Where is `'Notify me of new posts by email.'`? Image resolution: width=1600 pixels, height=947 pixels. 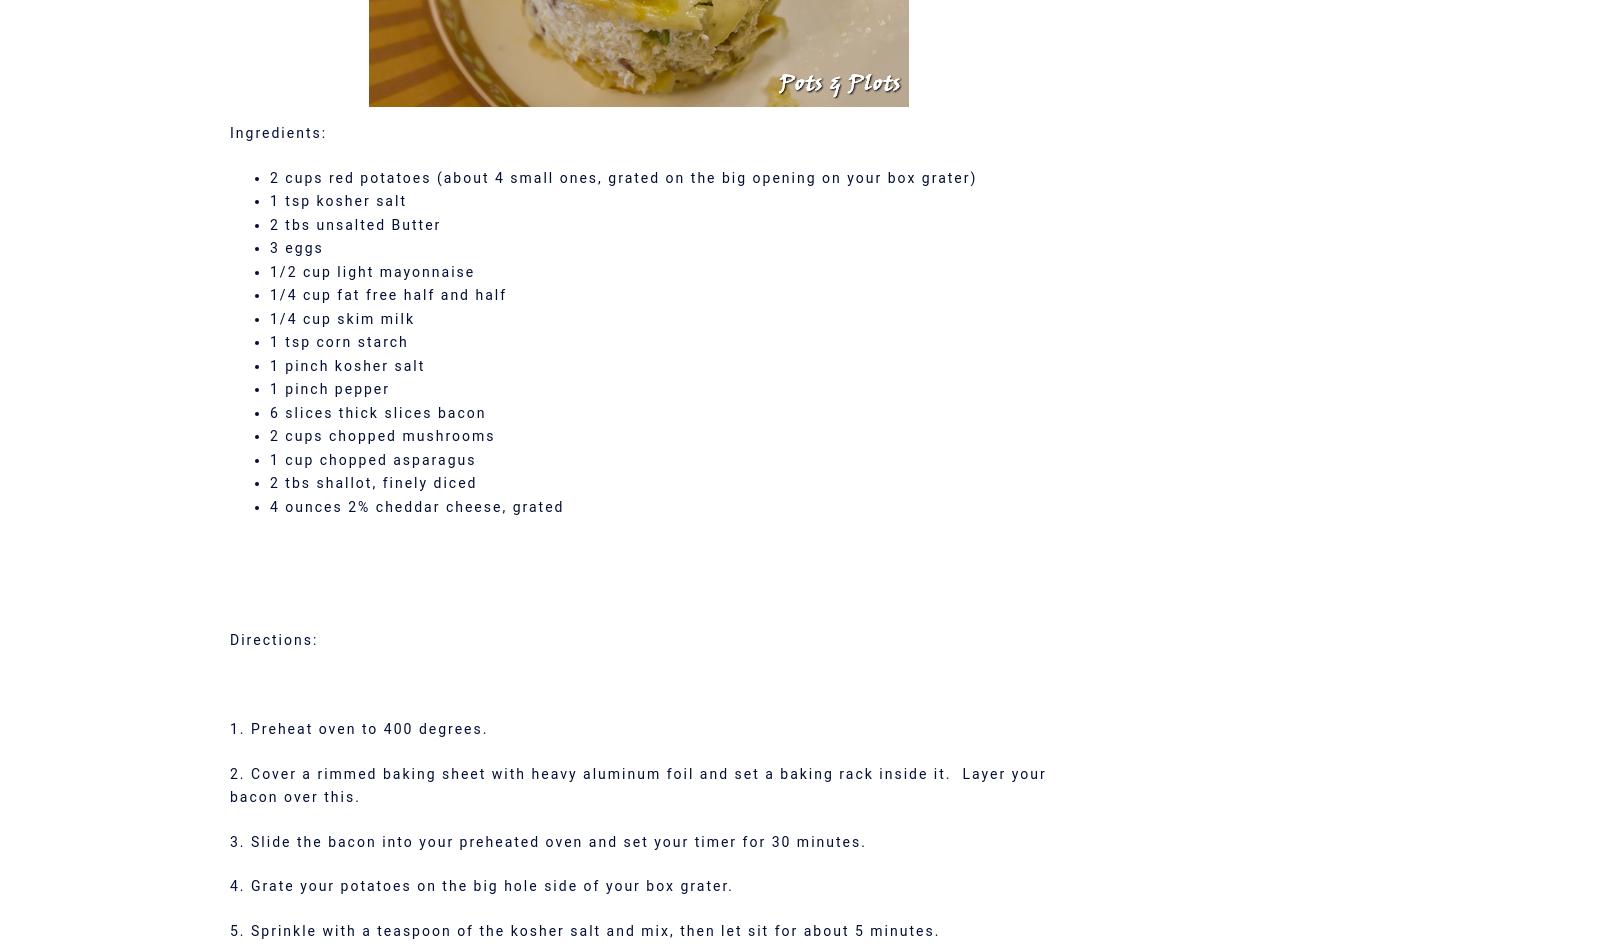 'Notify me of new posts by email.' is located at coordinates (420, 14).